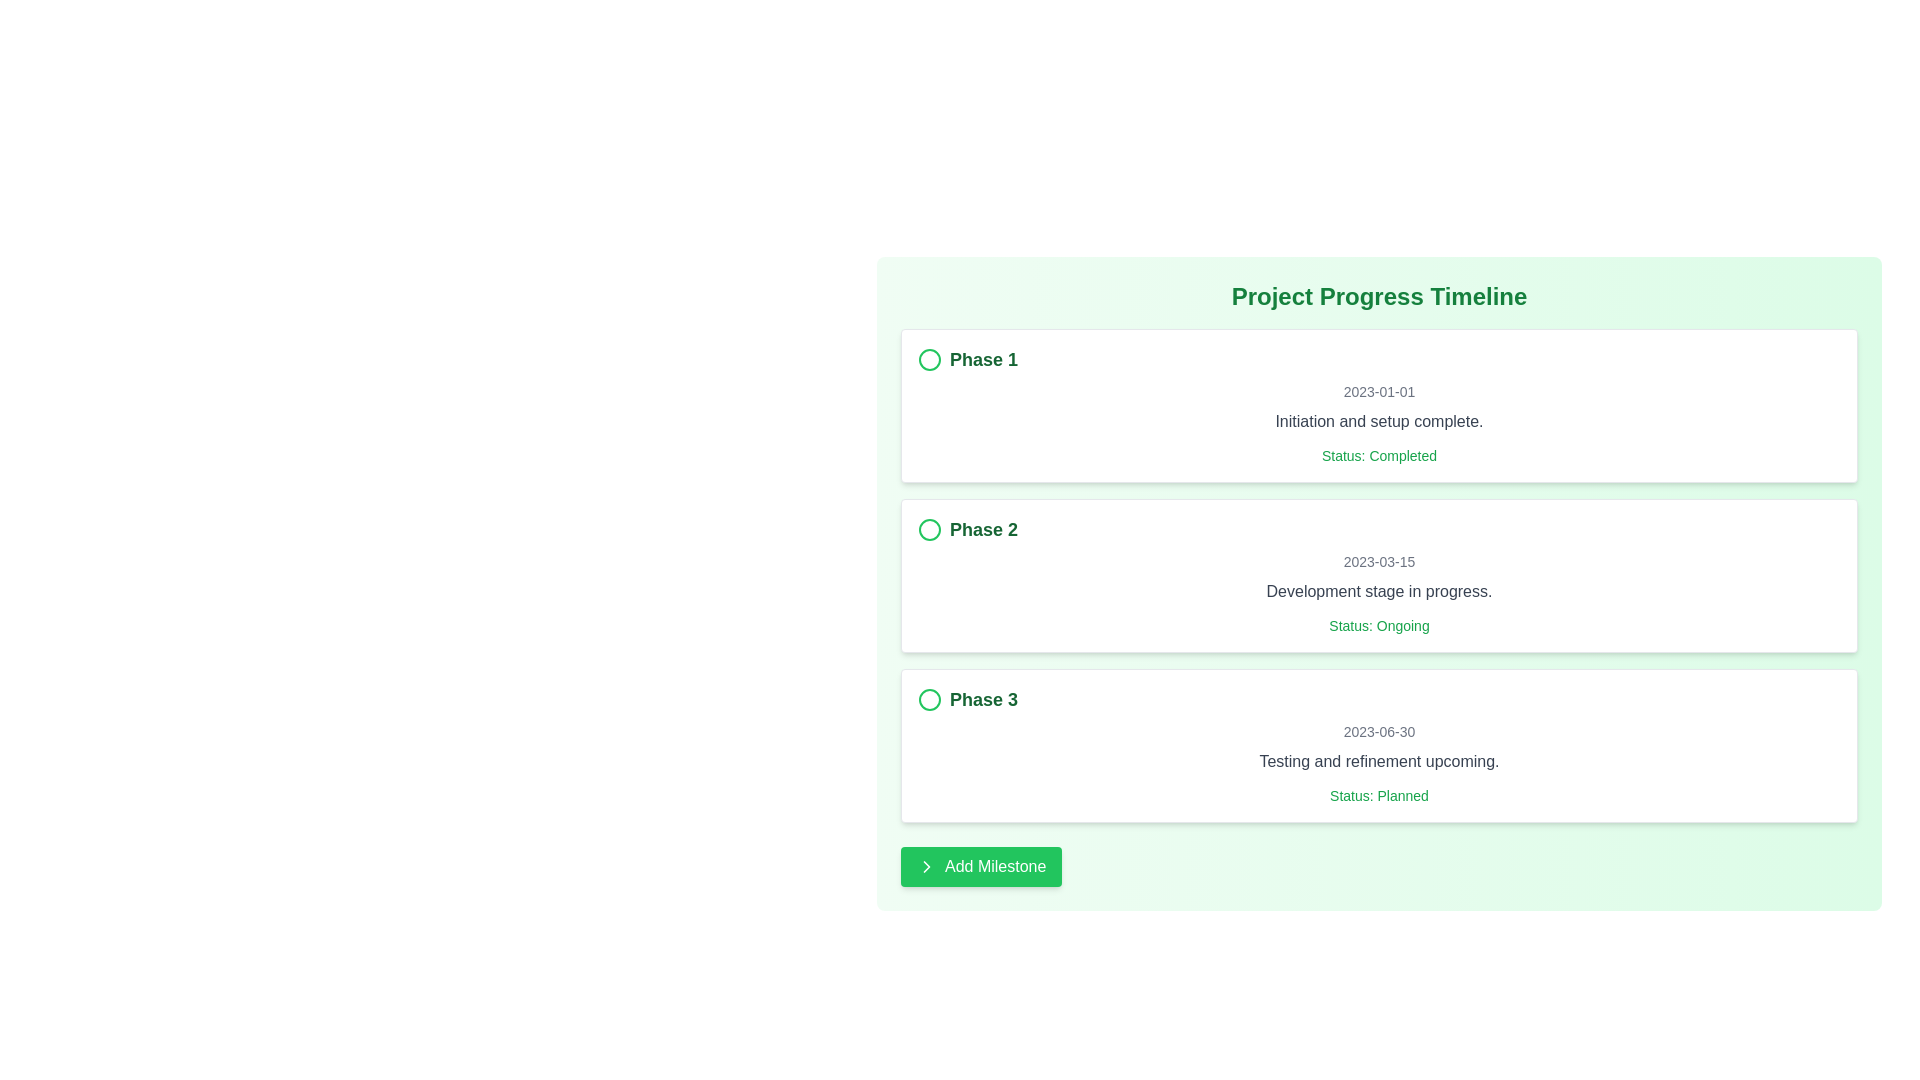 Image resolution: width=1920 pixels, height=1080 pixels. I want to click on the text label displaying '2023-01-01' located within the 'Phase 1' card, positioned below the title and above the description text, so click(1378, 392).